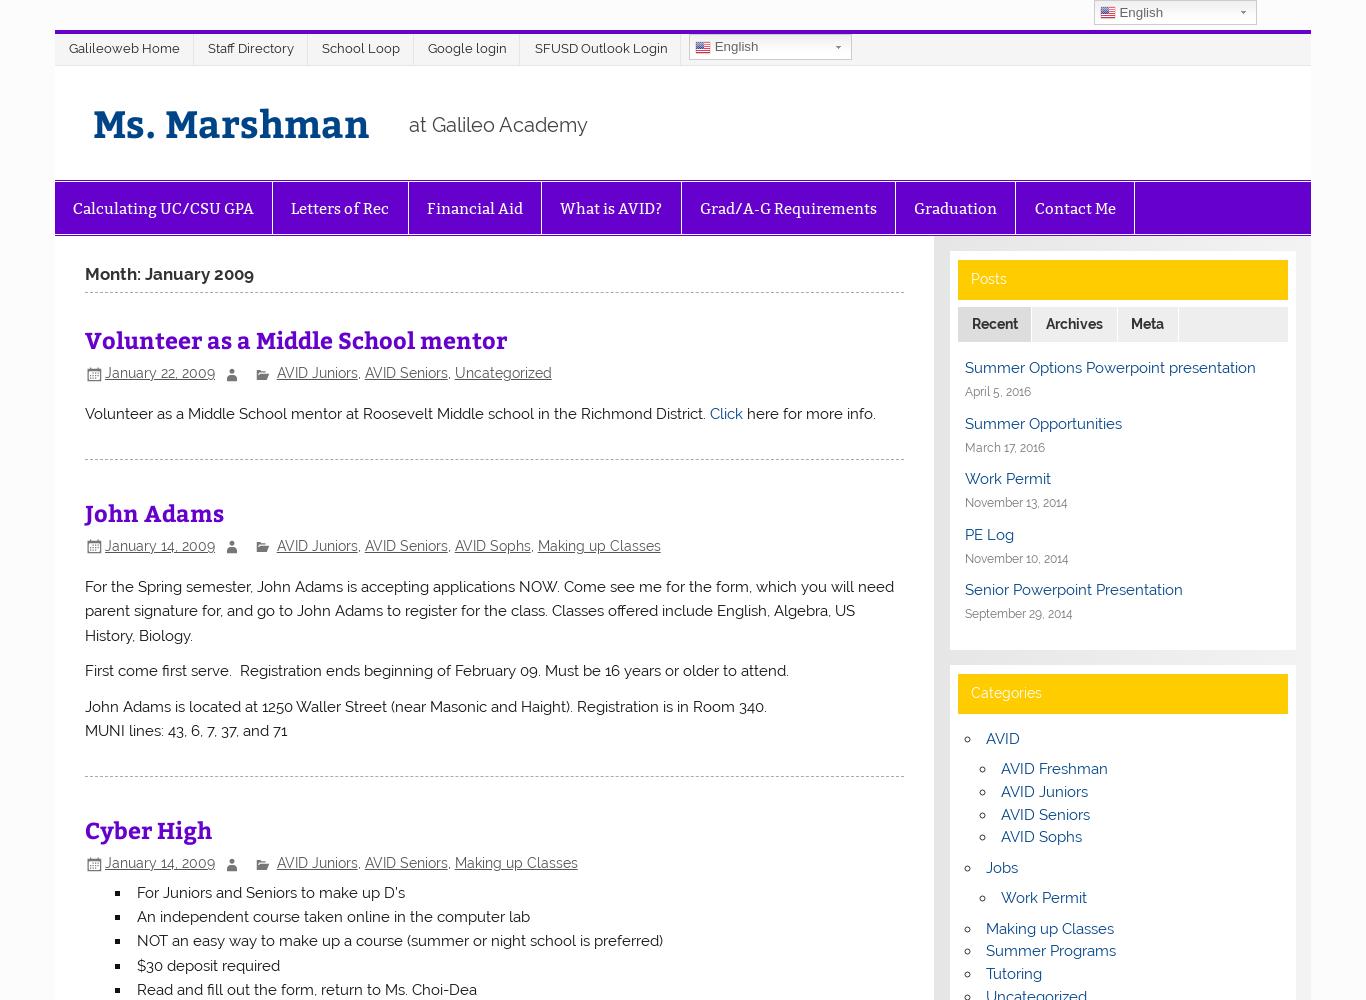  What do you see at coordinates (985, 737) in the screenshot?
I see `'AVID'` at bounding box center [985, 737].